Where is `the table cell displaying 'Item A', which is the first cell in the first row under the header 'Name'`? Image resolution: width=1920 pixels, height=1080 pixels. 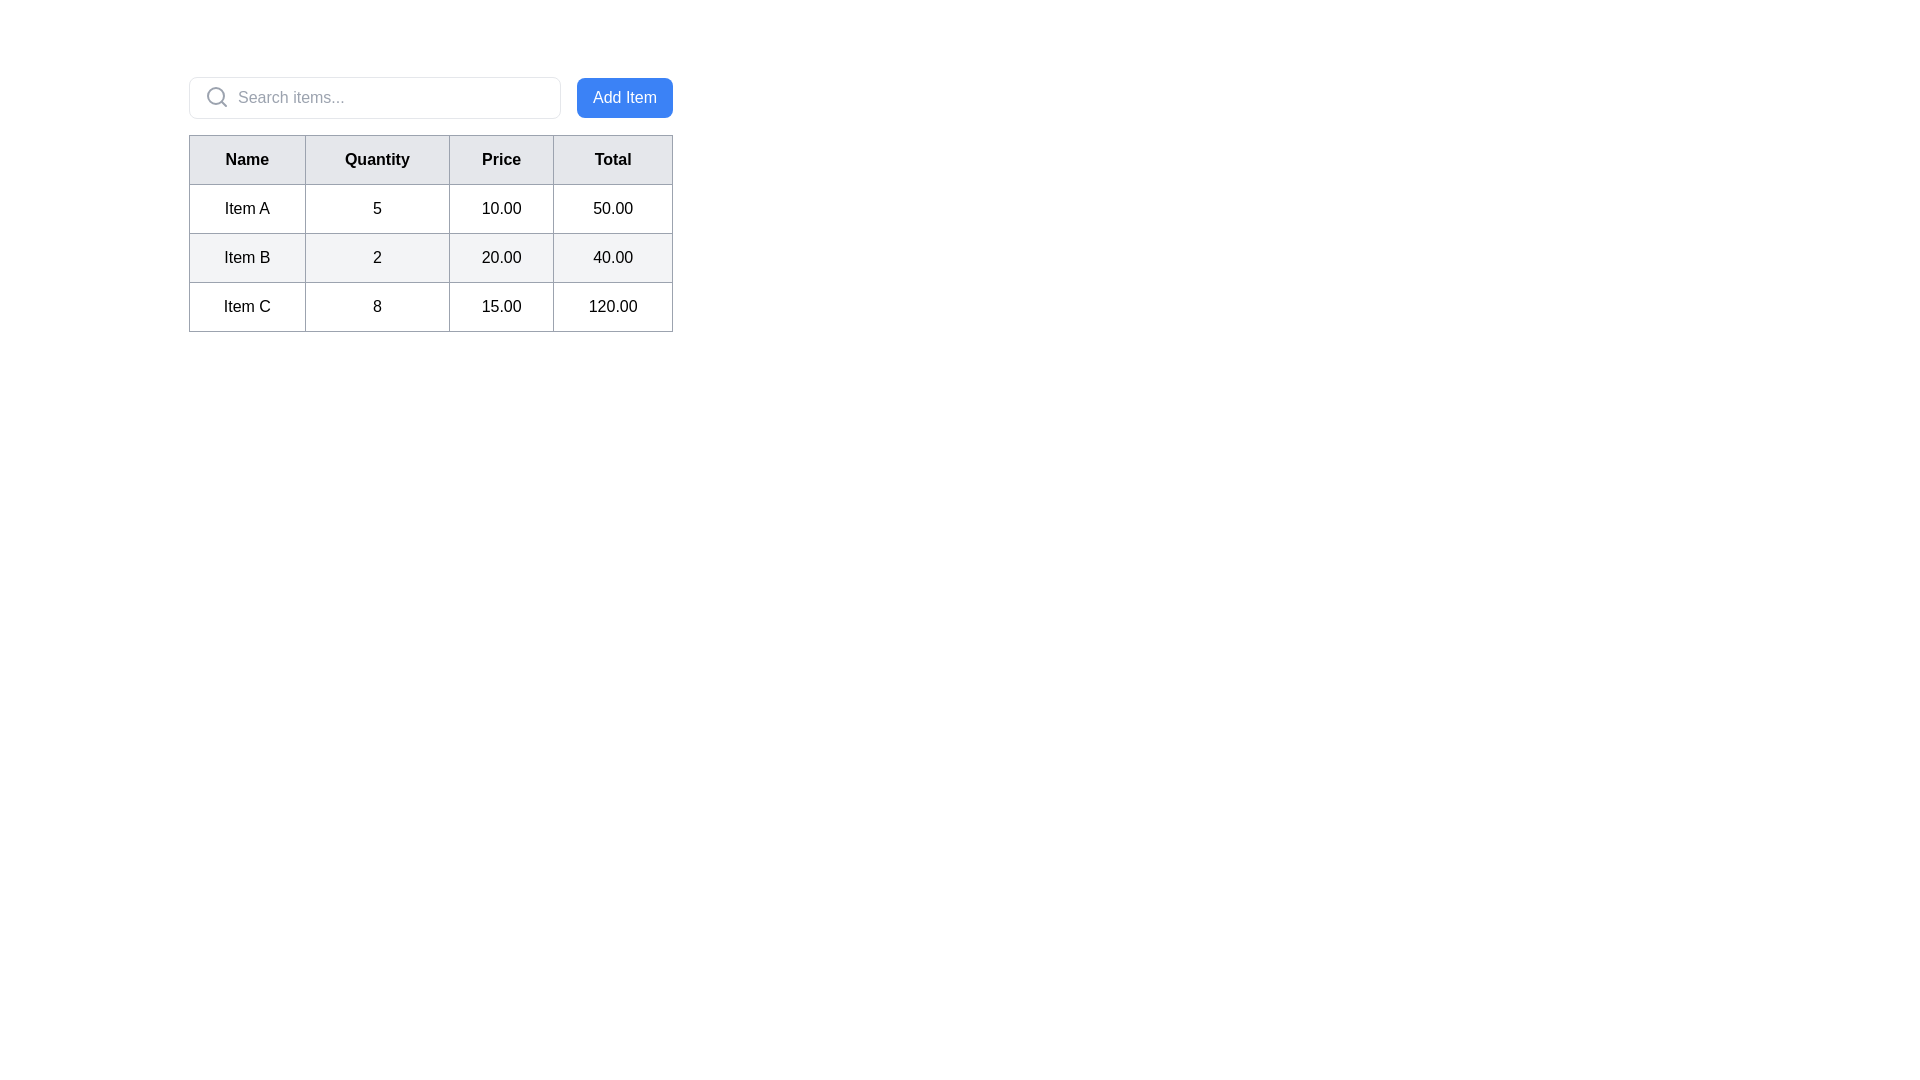 the table cell displaying 'Item A', which is the first cell in the first row under the header 'Name' is located at coordinates (246, 208).